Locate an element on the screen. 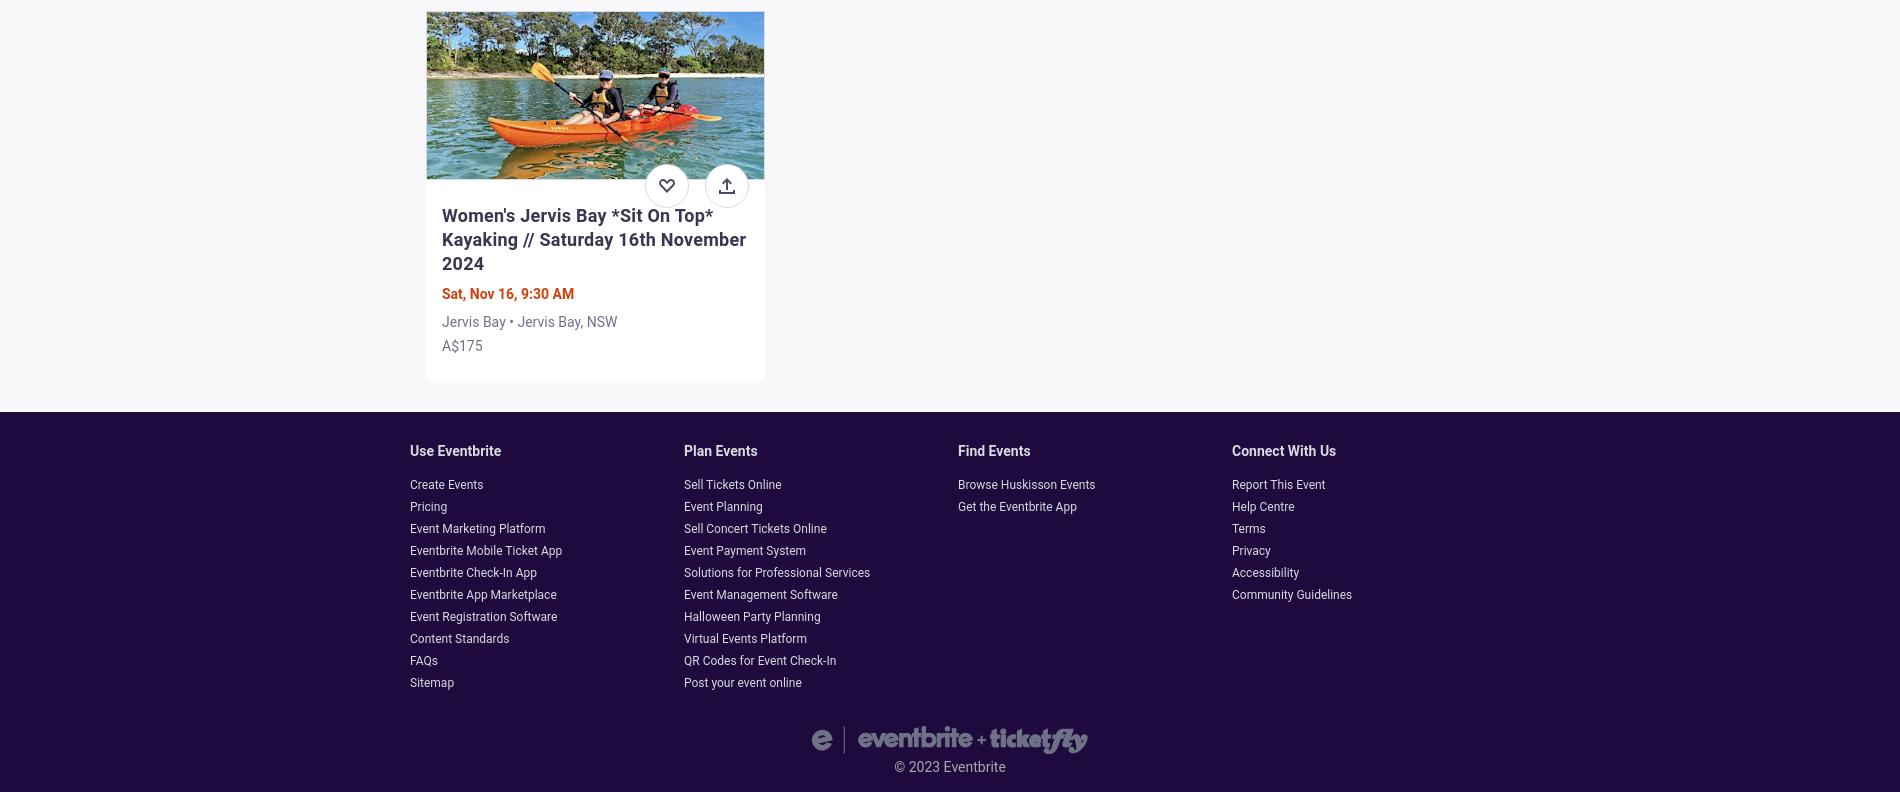 This screenshot has height=792, width=1900. 'Event Registration Software' is located at coordinates (409, 615).